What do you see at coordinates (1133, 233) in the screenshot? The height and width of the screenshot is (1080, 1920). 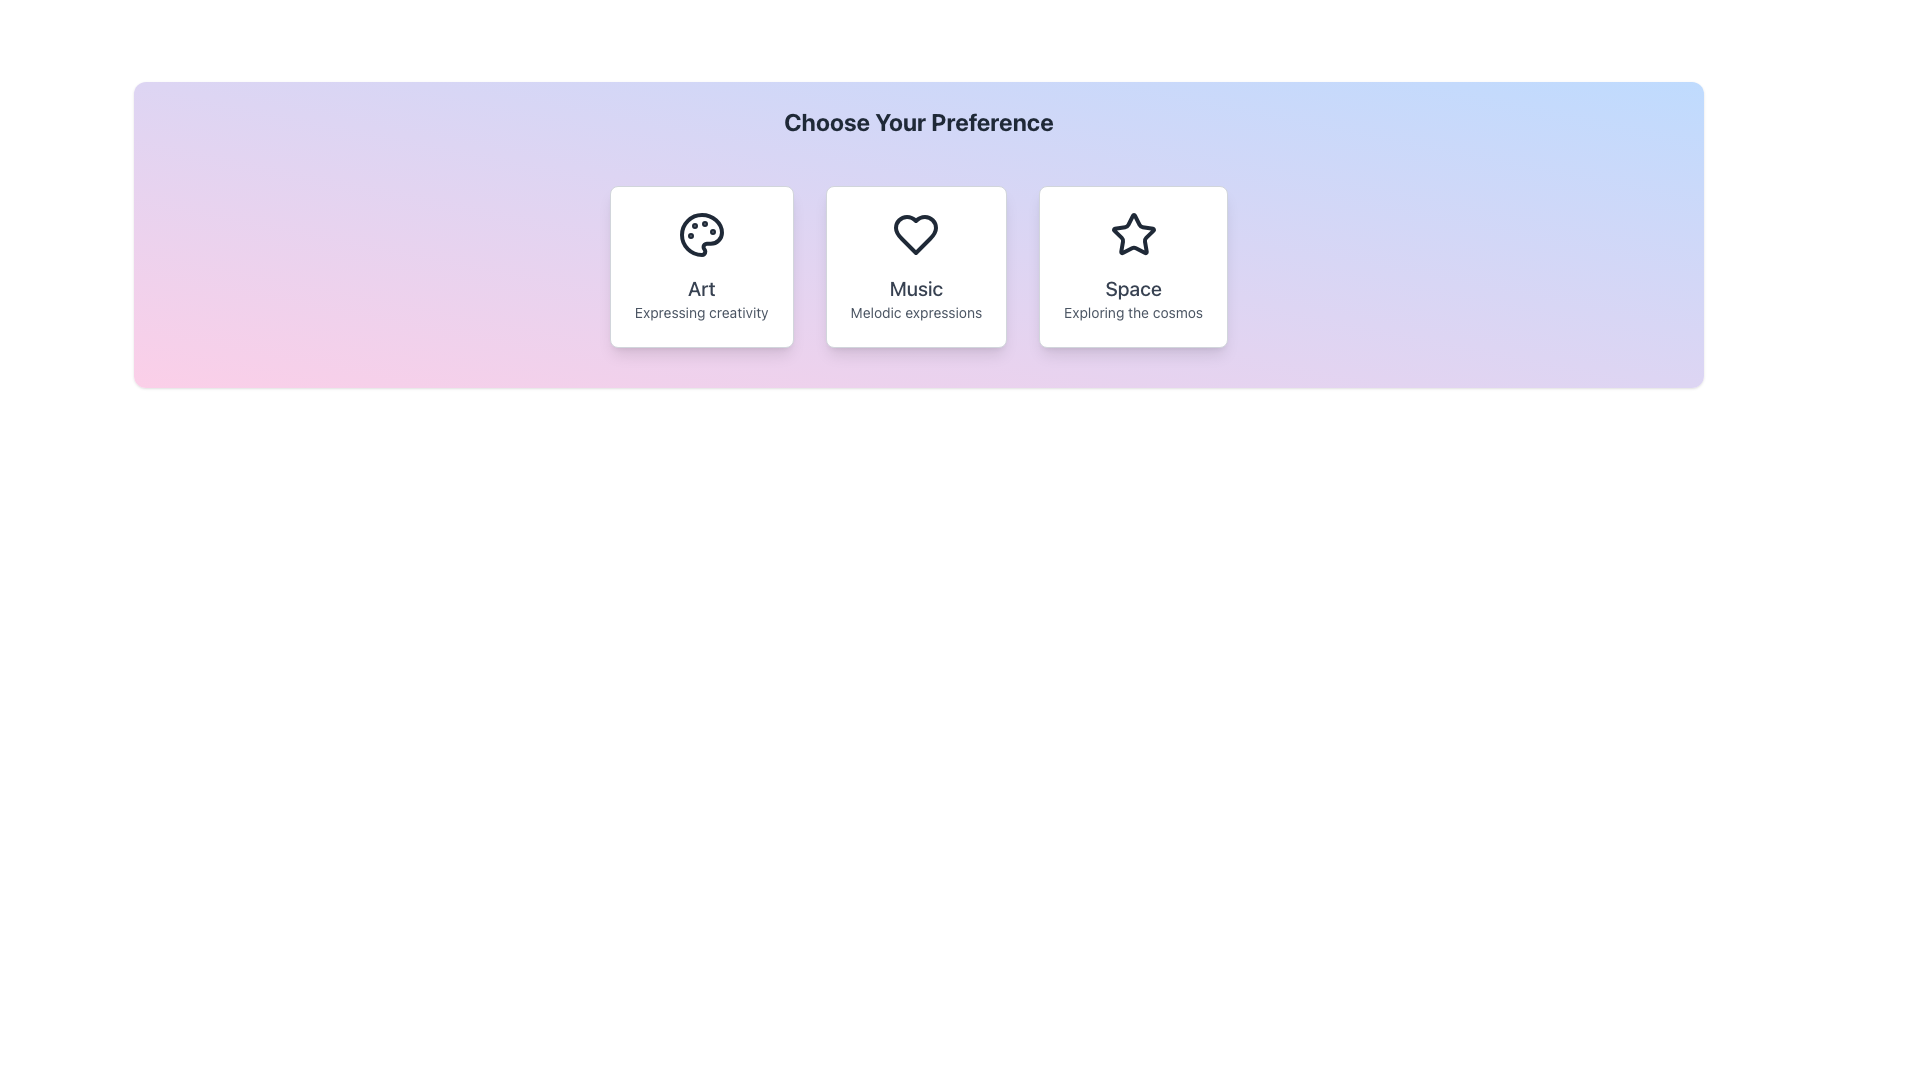 I see `the star-shaped icon within the 'Space' preference card, which is the third card from the left, located at the coordinates provided` at bounding box center [1133, 233].